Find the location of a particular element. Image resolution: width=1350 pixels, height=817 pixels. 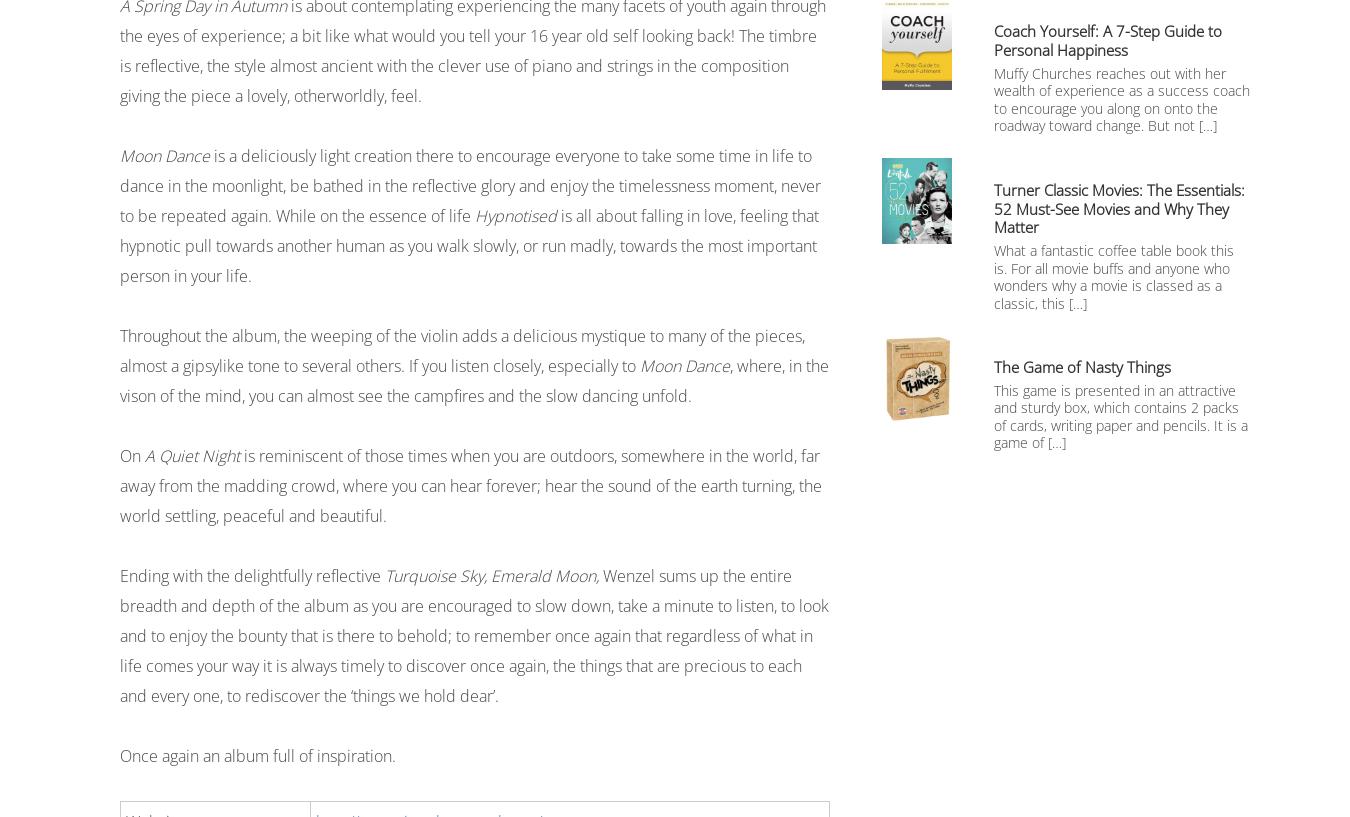

'Hypnotised' is located at coordinates (514, 215).